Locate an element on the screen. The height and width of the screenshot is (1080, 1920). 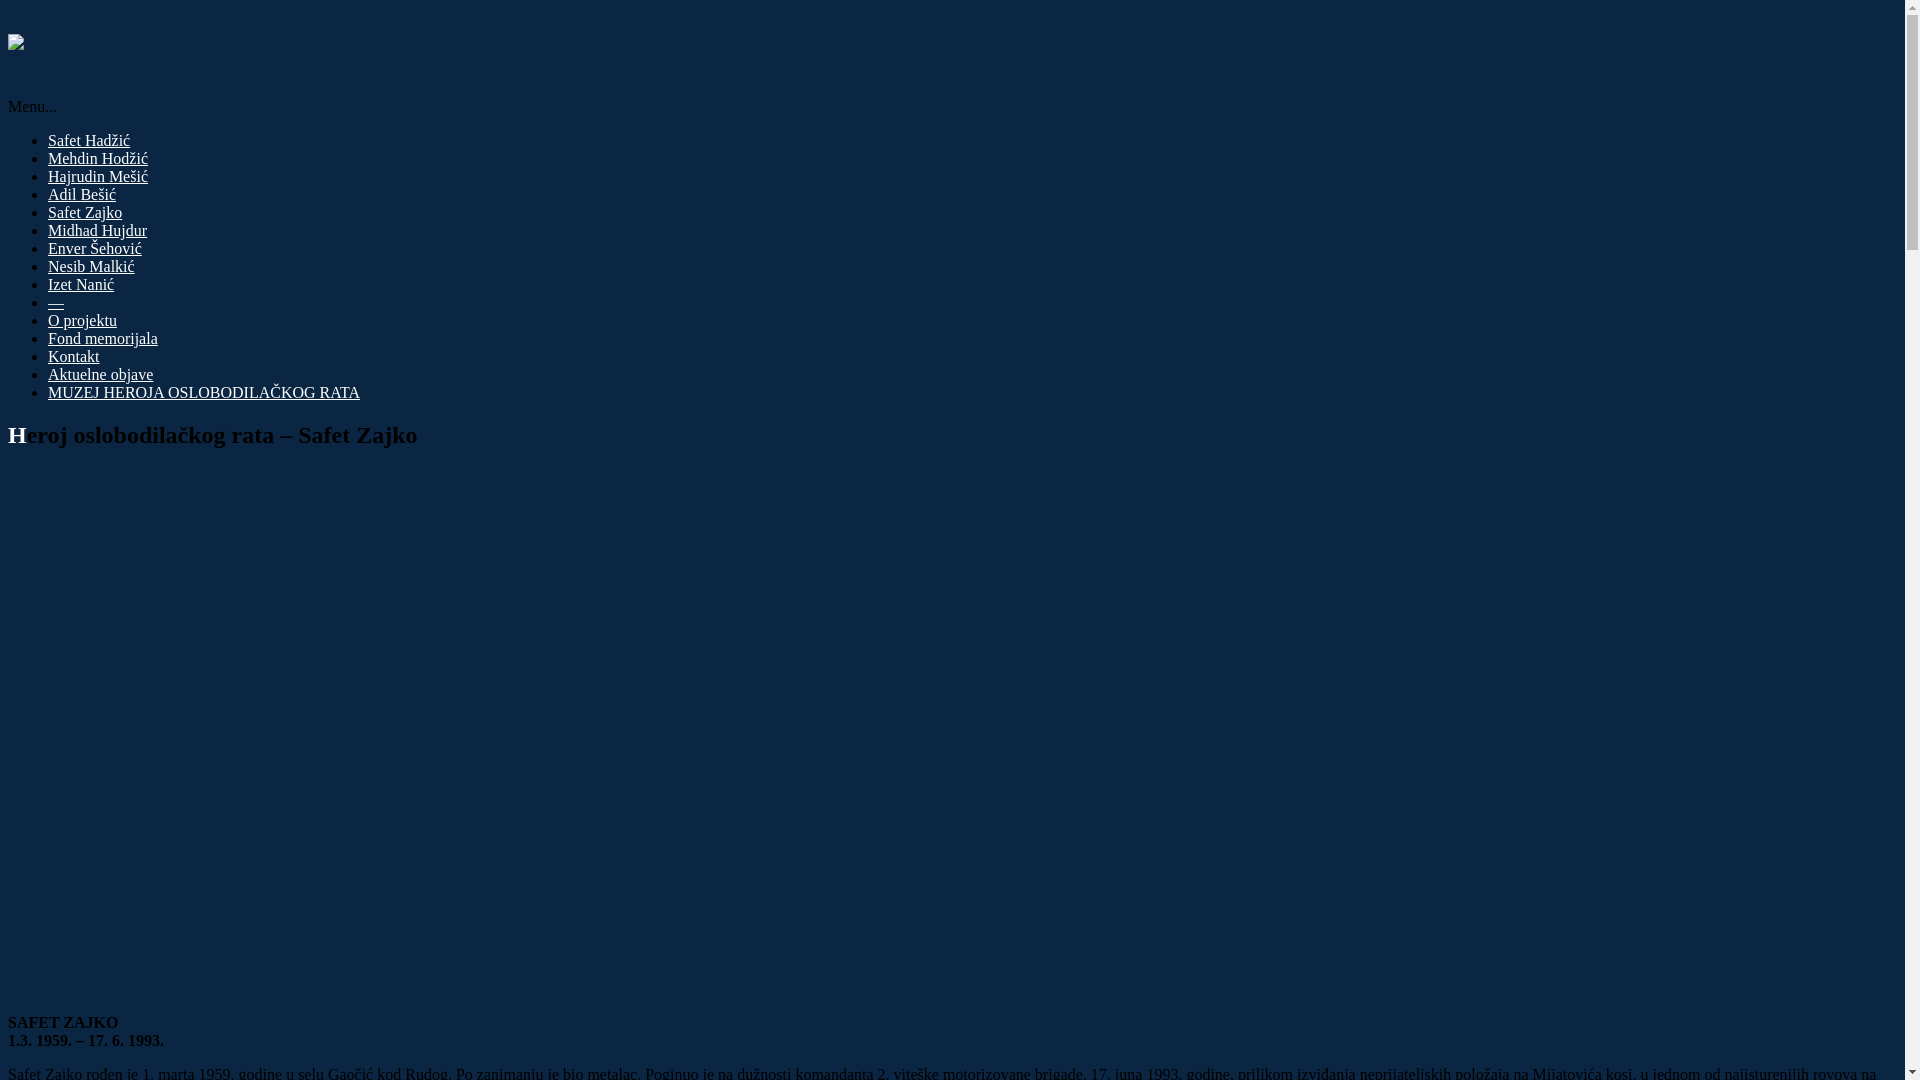
'O projektu' is located at coordinates (81, 319).